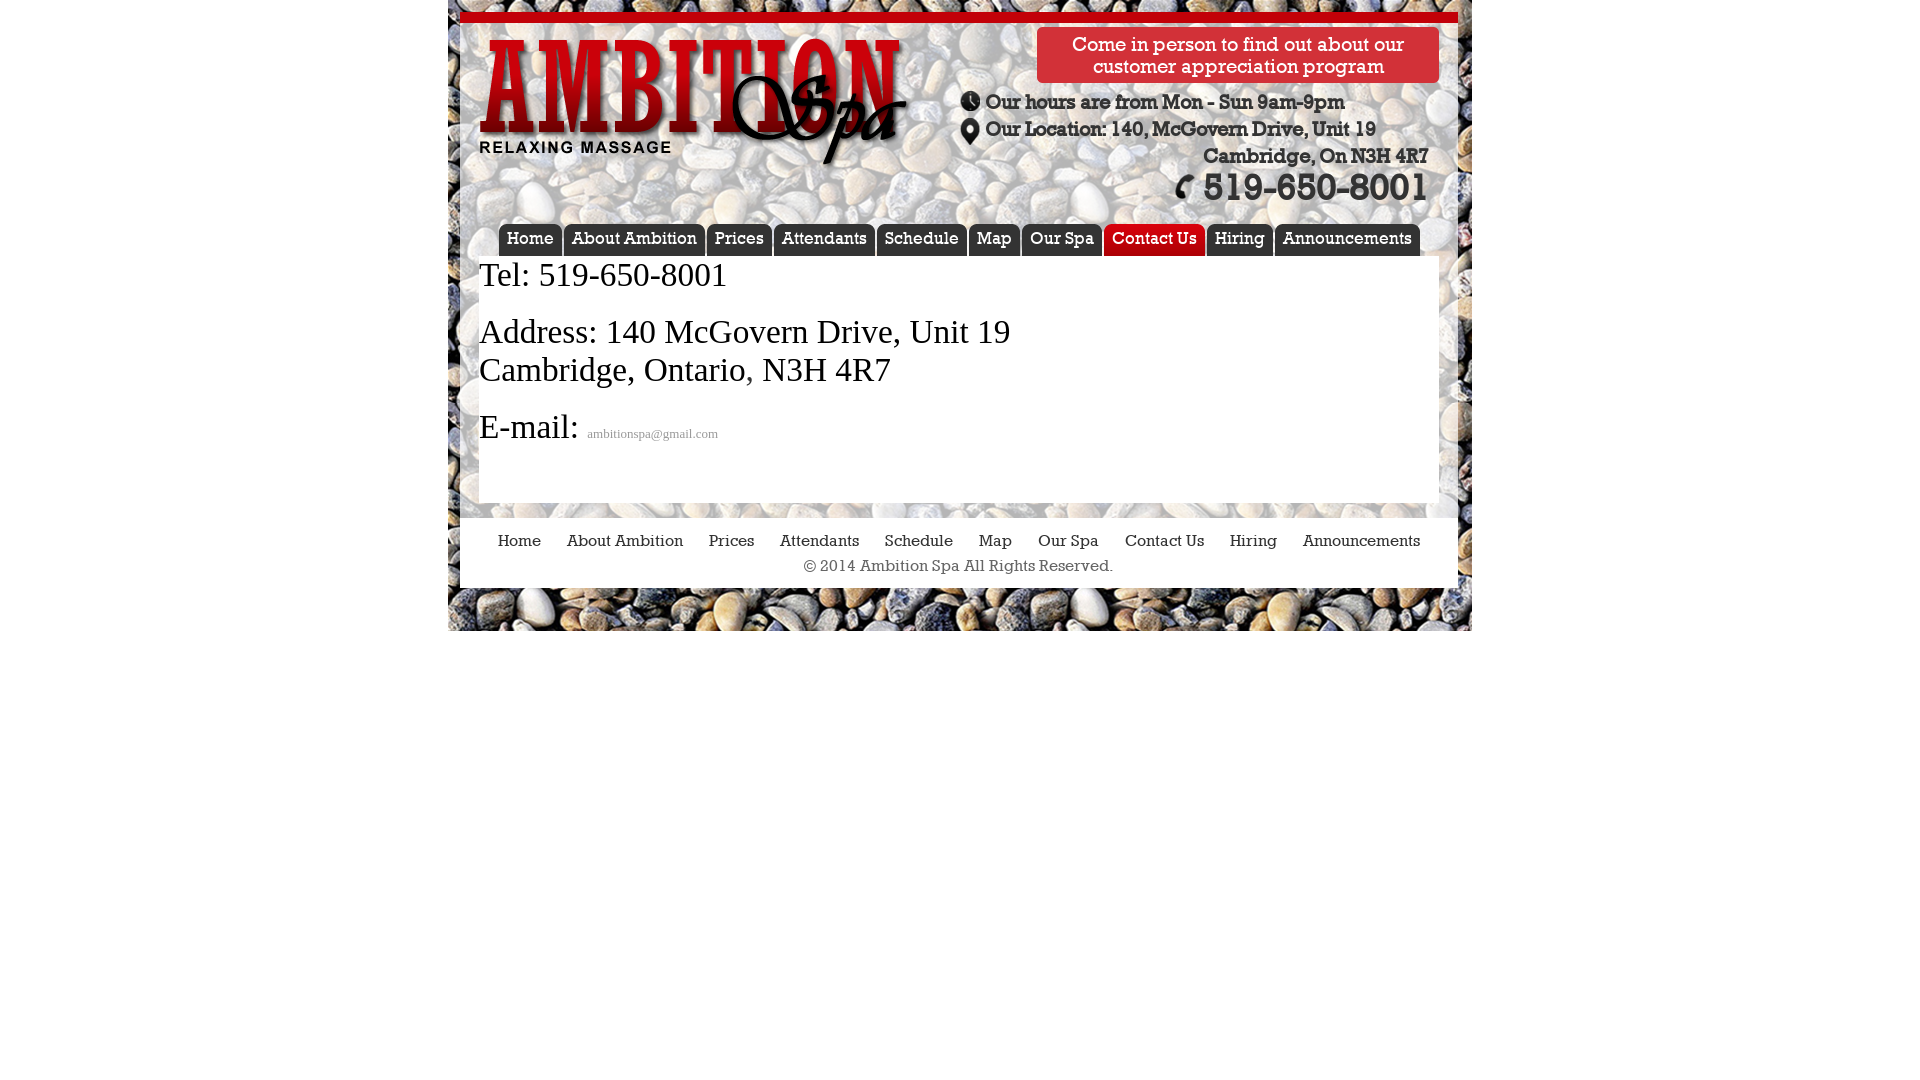 This screenshot has width=1920, height=1080. I want to click on 'About Ambition', so click(637, 238).